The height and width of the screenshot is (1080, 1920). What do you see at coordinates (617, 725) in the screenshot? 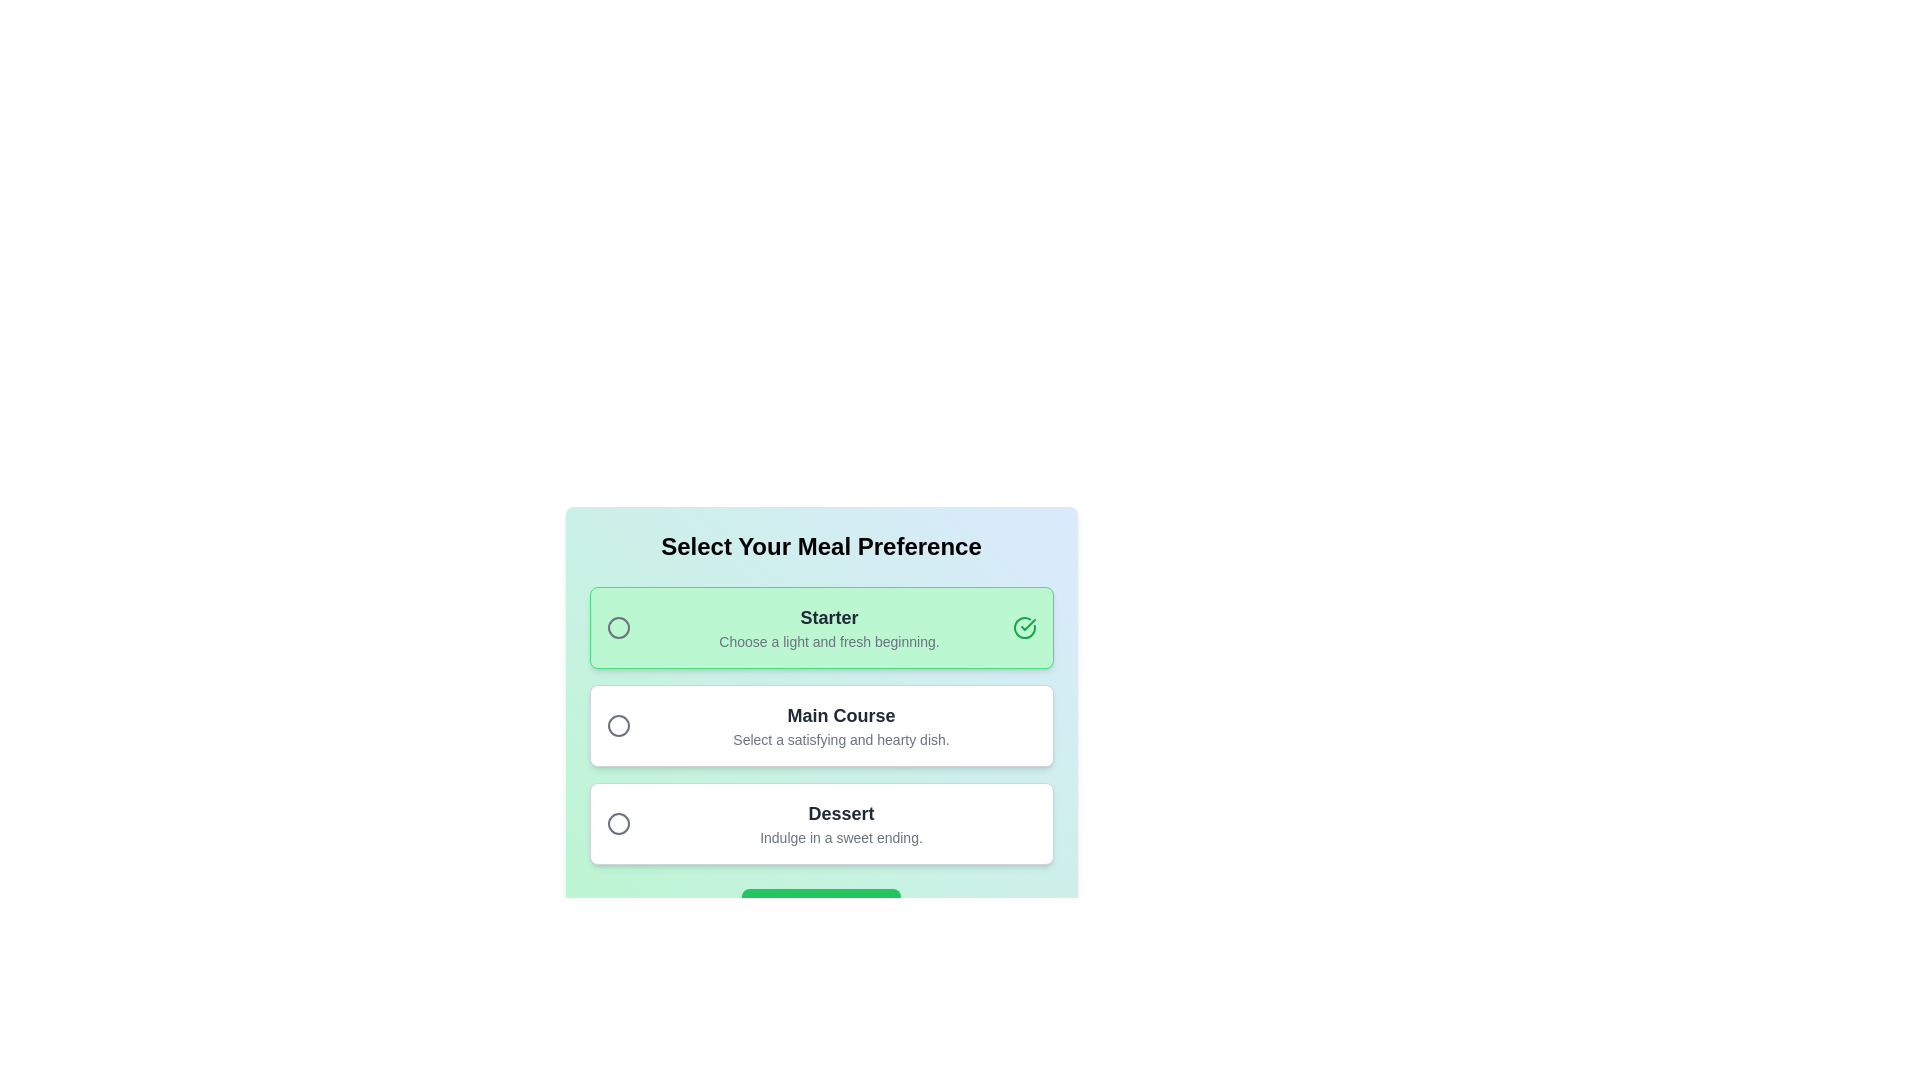
I see `the state of the circular icon with a small central dot and a thin outline, located within the 'Main Course' option of the meal preference selection panel` at bounding box center [617, 725].